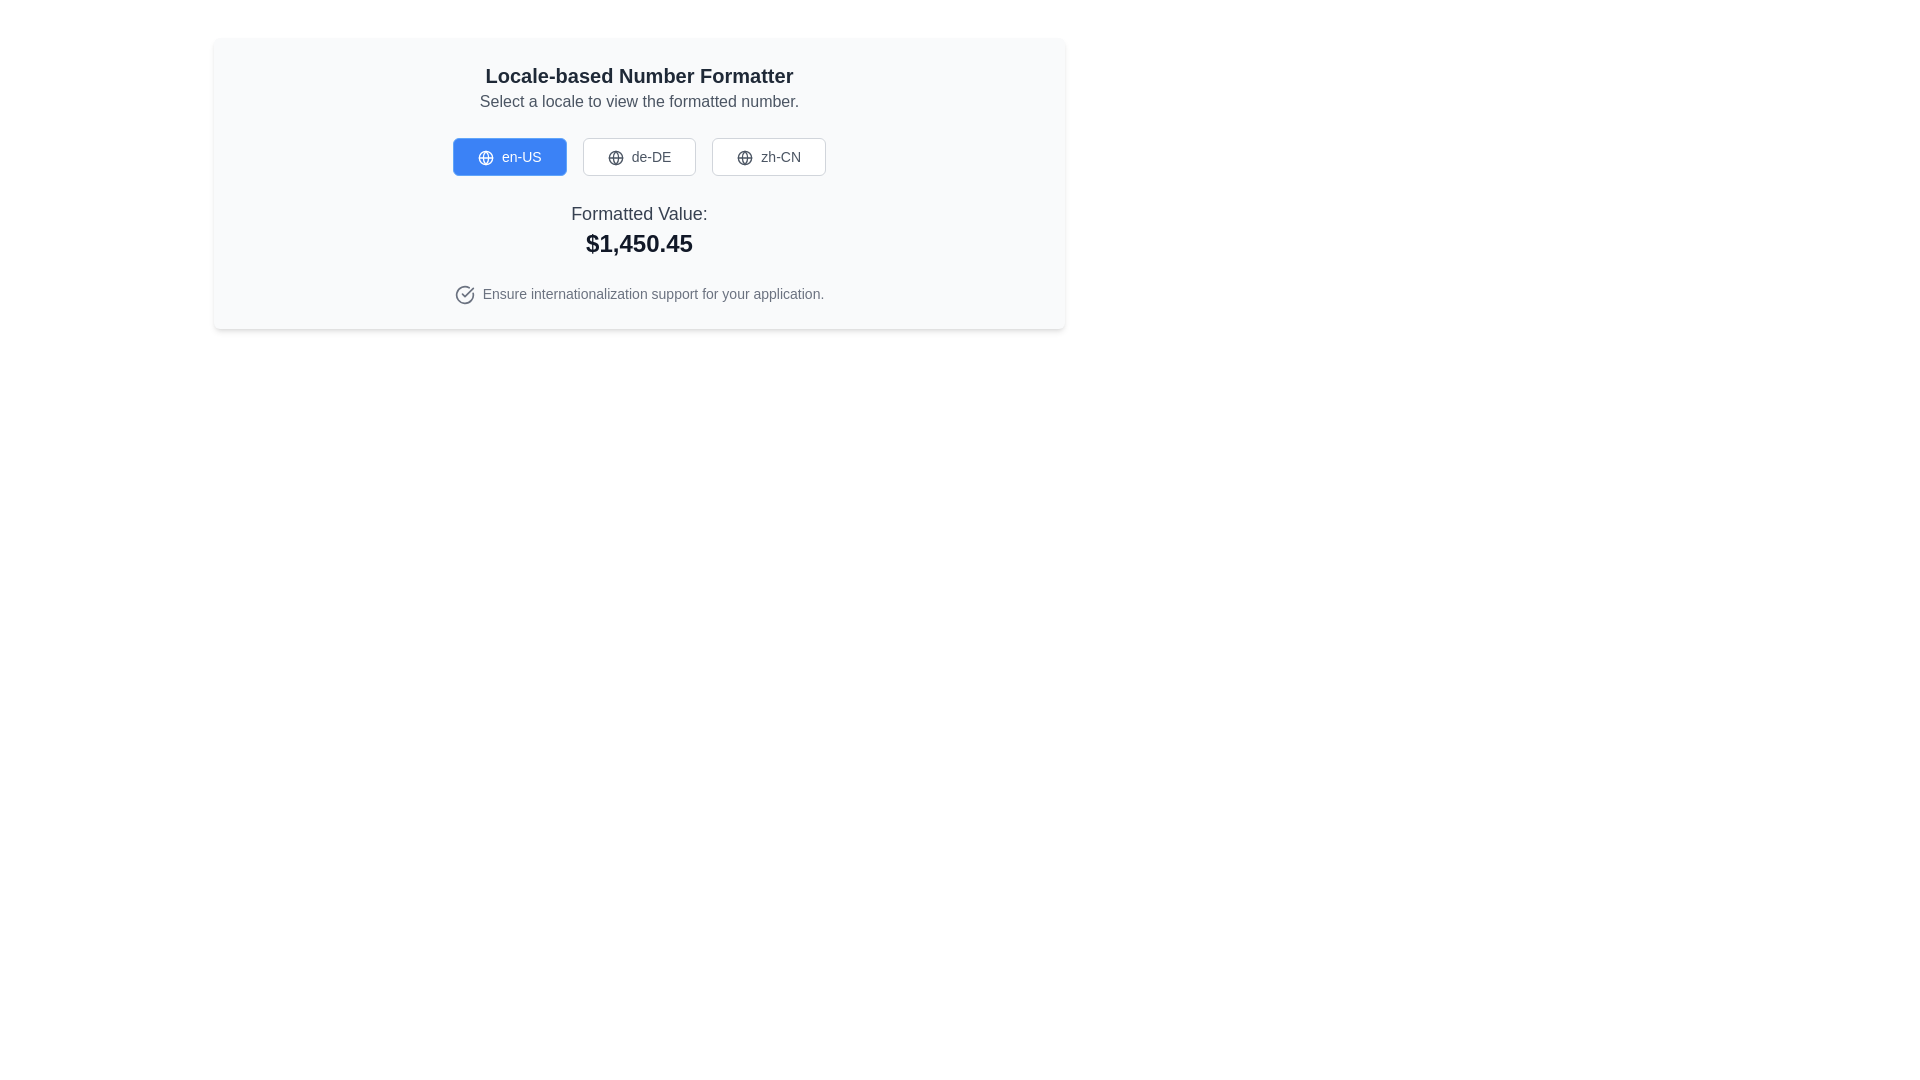 Image resolution: width=1920 pixels, height=1080 pixels. Describe the element at coordinates (463, 295) in the screenshot. I see `the upper part of the circle in the SVG graphic icon that conveys information, located below the formatted value '$1,450.45' and above the text label 'Ensure internationalization support for your application.'` at that location.